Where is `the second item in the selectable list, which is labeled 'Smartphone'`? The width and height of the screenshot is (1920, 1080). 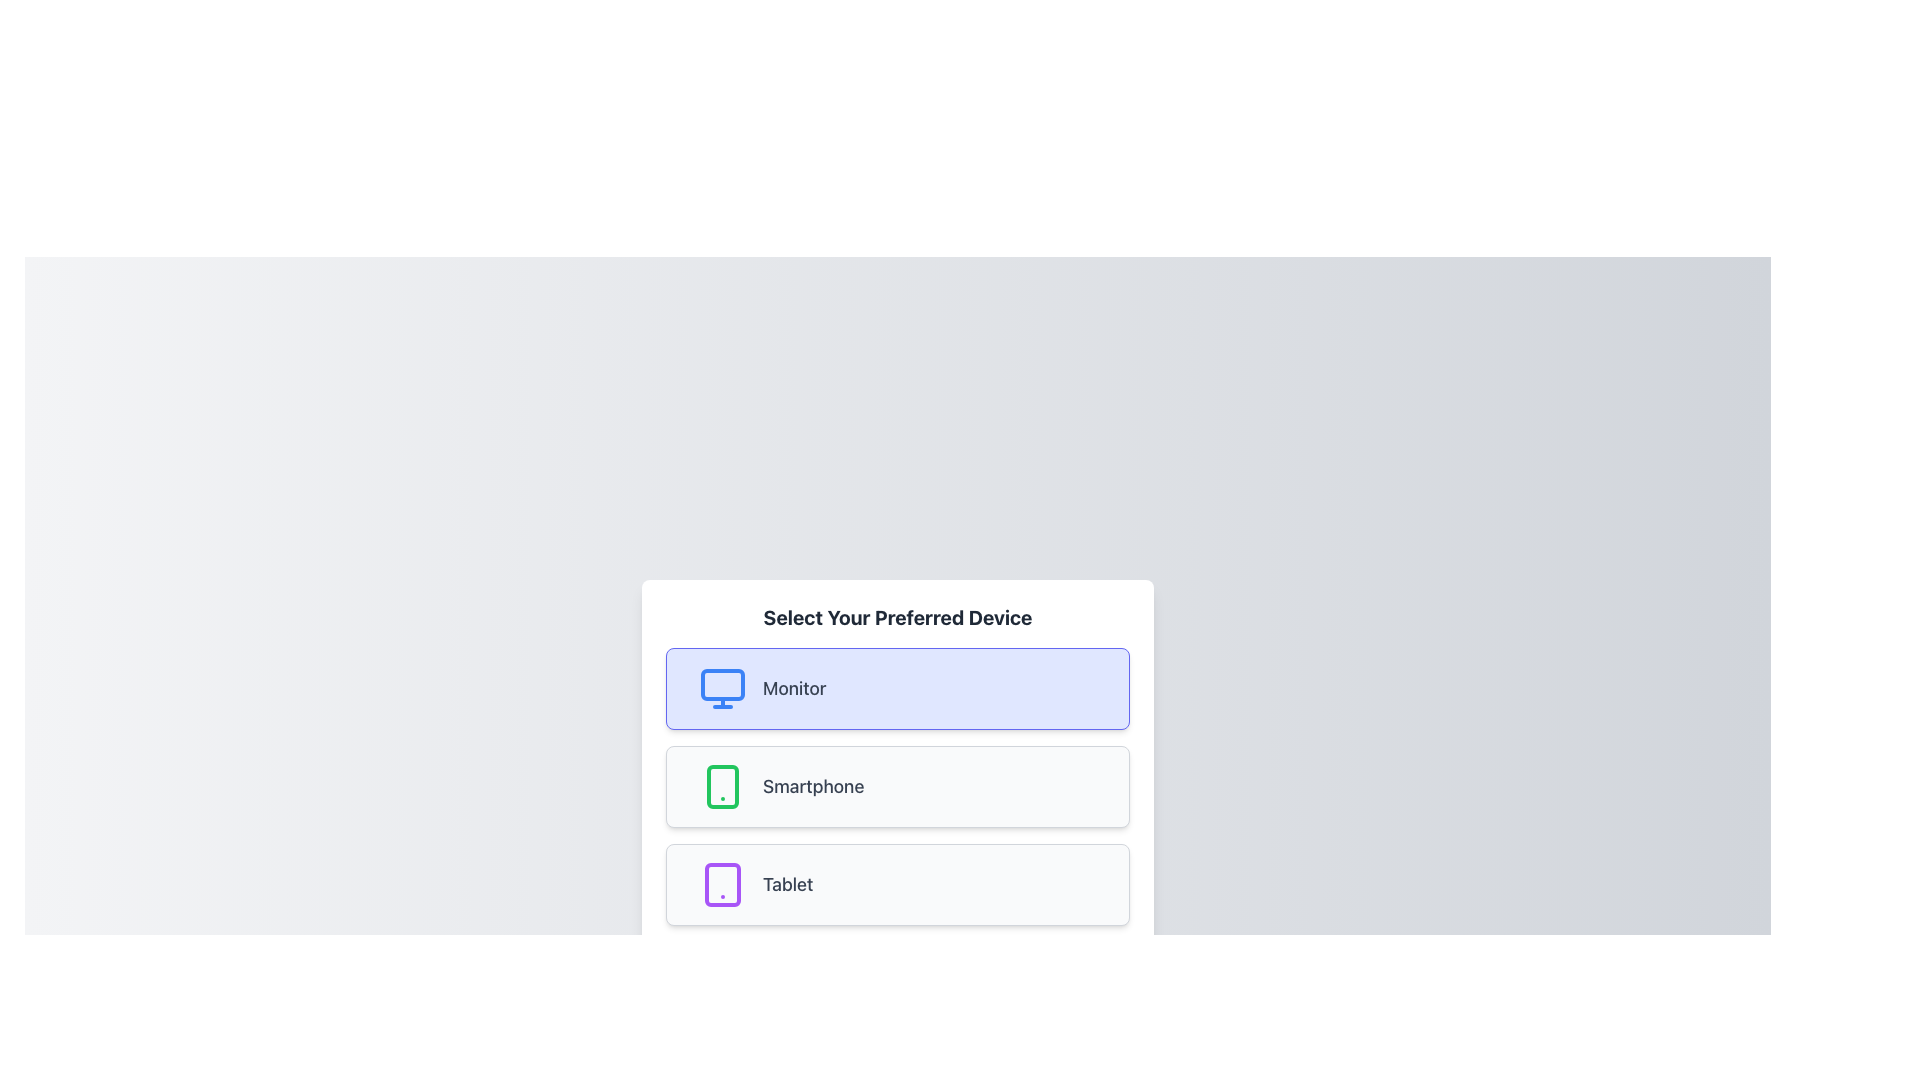
the second item in the selectable list, which is labeled 'Smartphone' is located at coordinates (896, 785).